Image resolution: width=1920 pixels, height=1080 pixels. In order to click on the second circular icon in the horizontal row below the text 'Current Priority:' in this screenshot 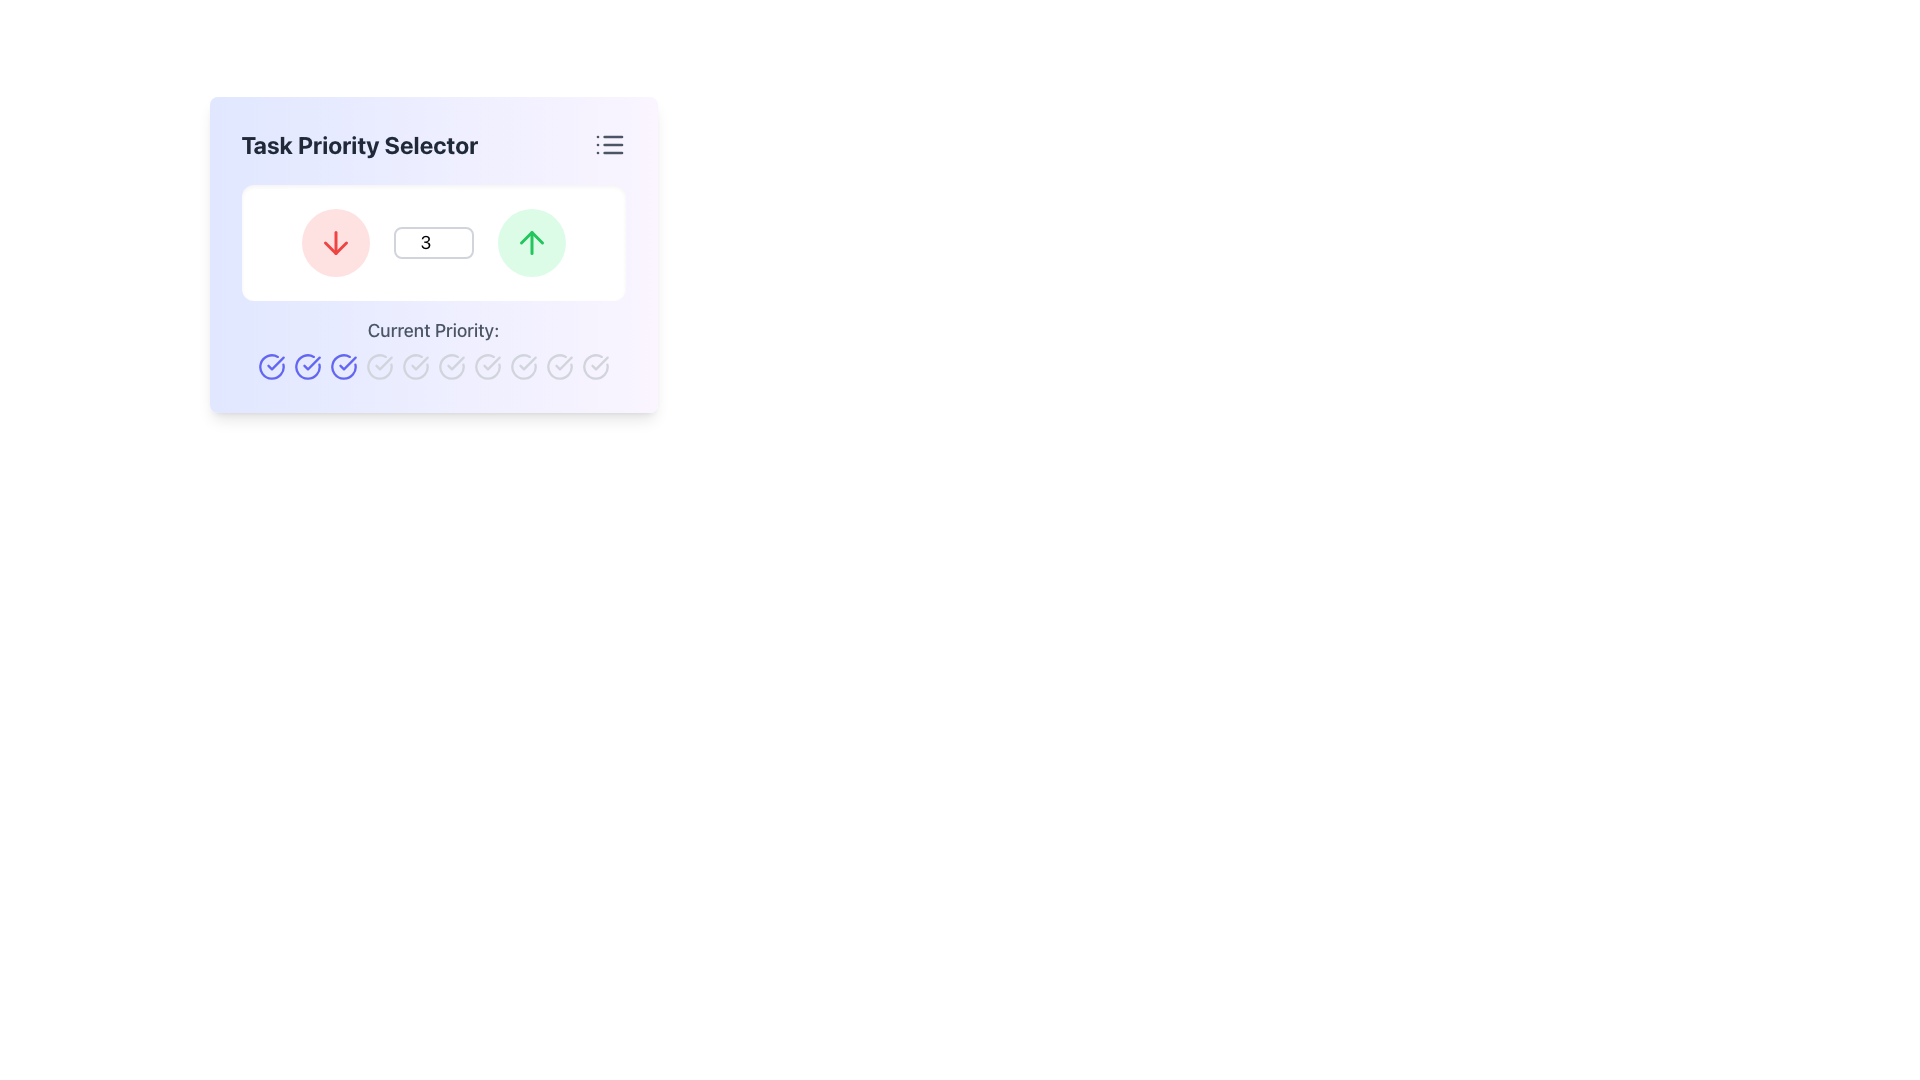, I will do `click(270, 366)`.